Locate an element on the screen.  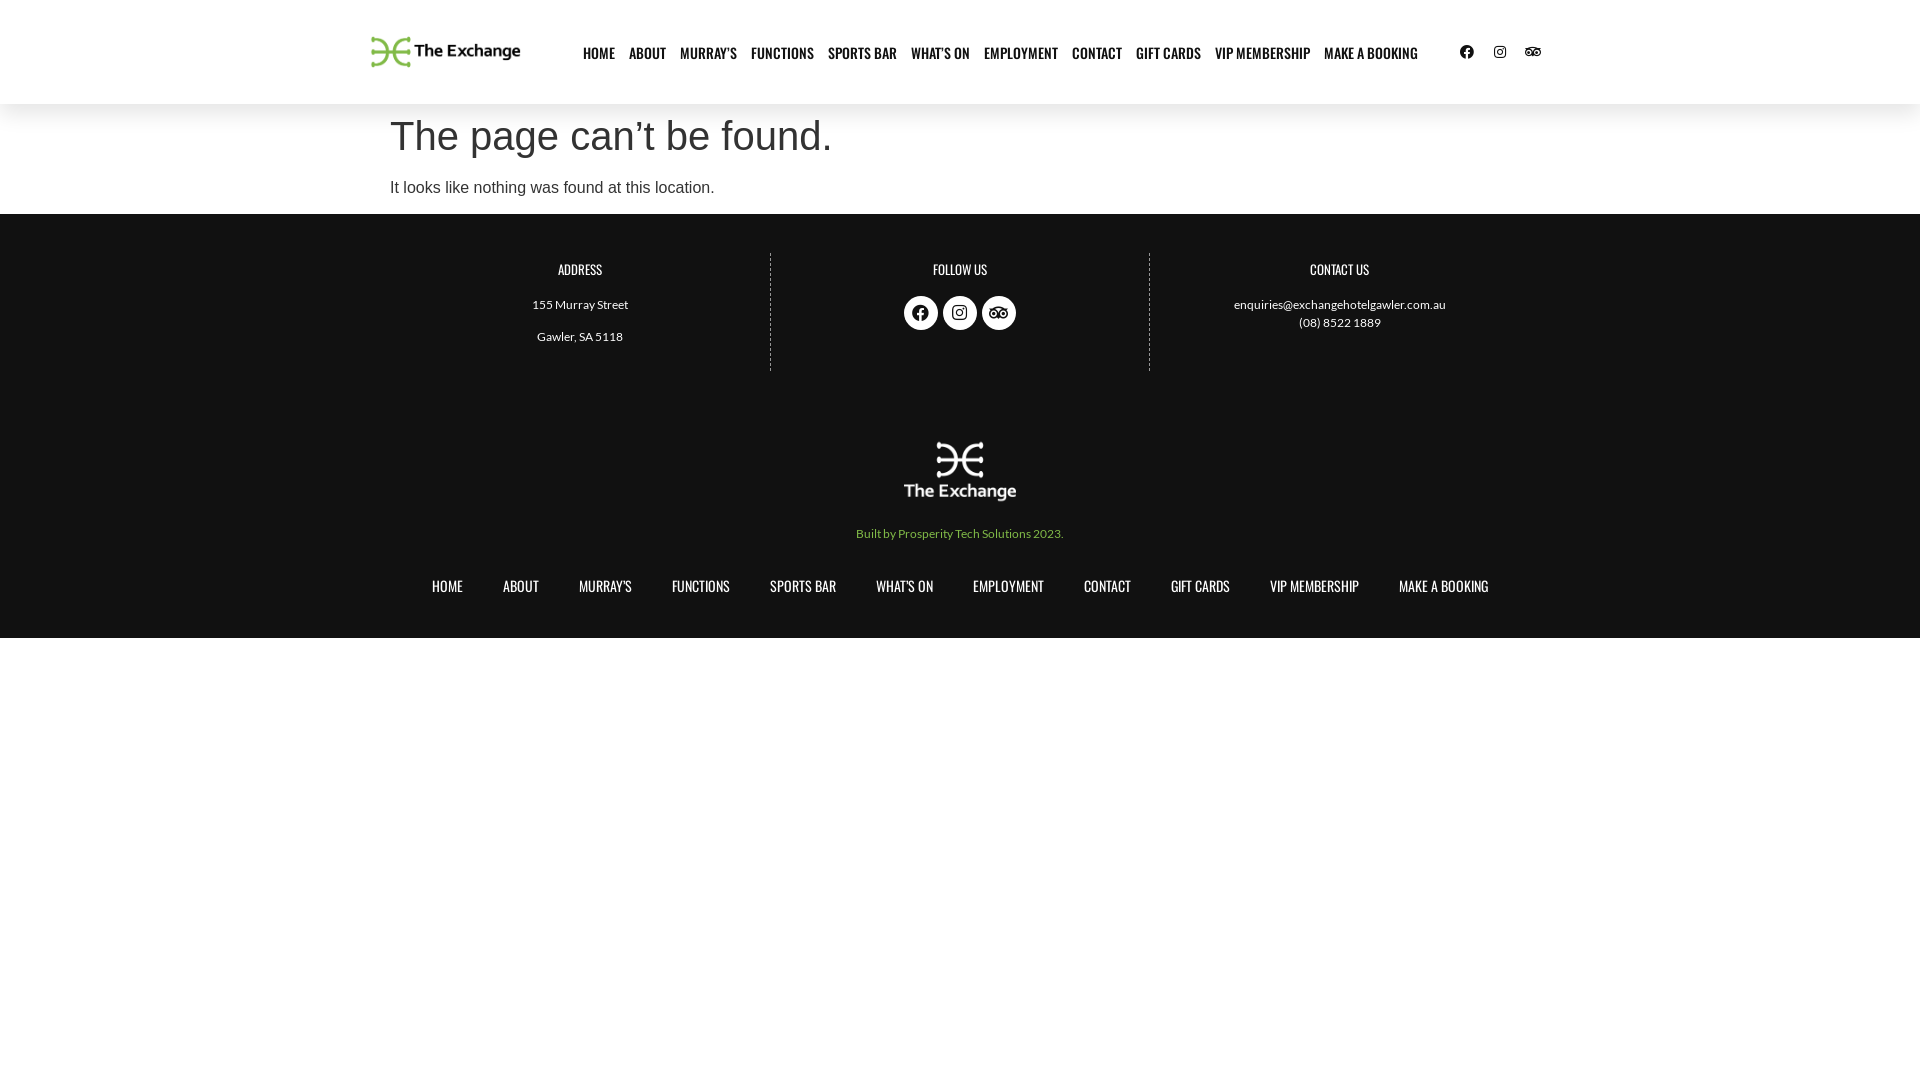
'SPORTS BAR' is located at coordinates (802, 585).